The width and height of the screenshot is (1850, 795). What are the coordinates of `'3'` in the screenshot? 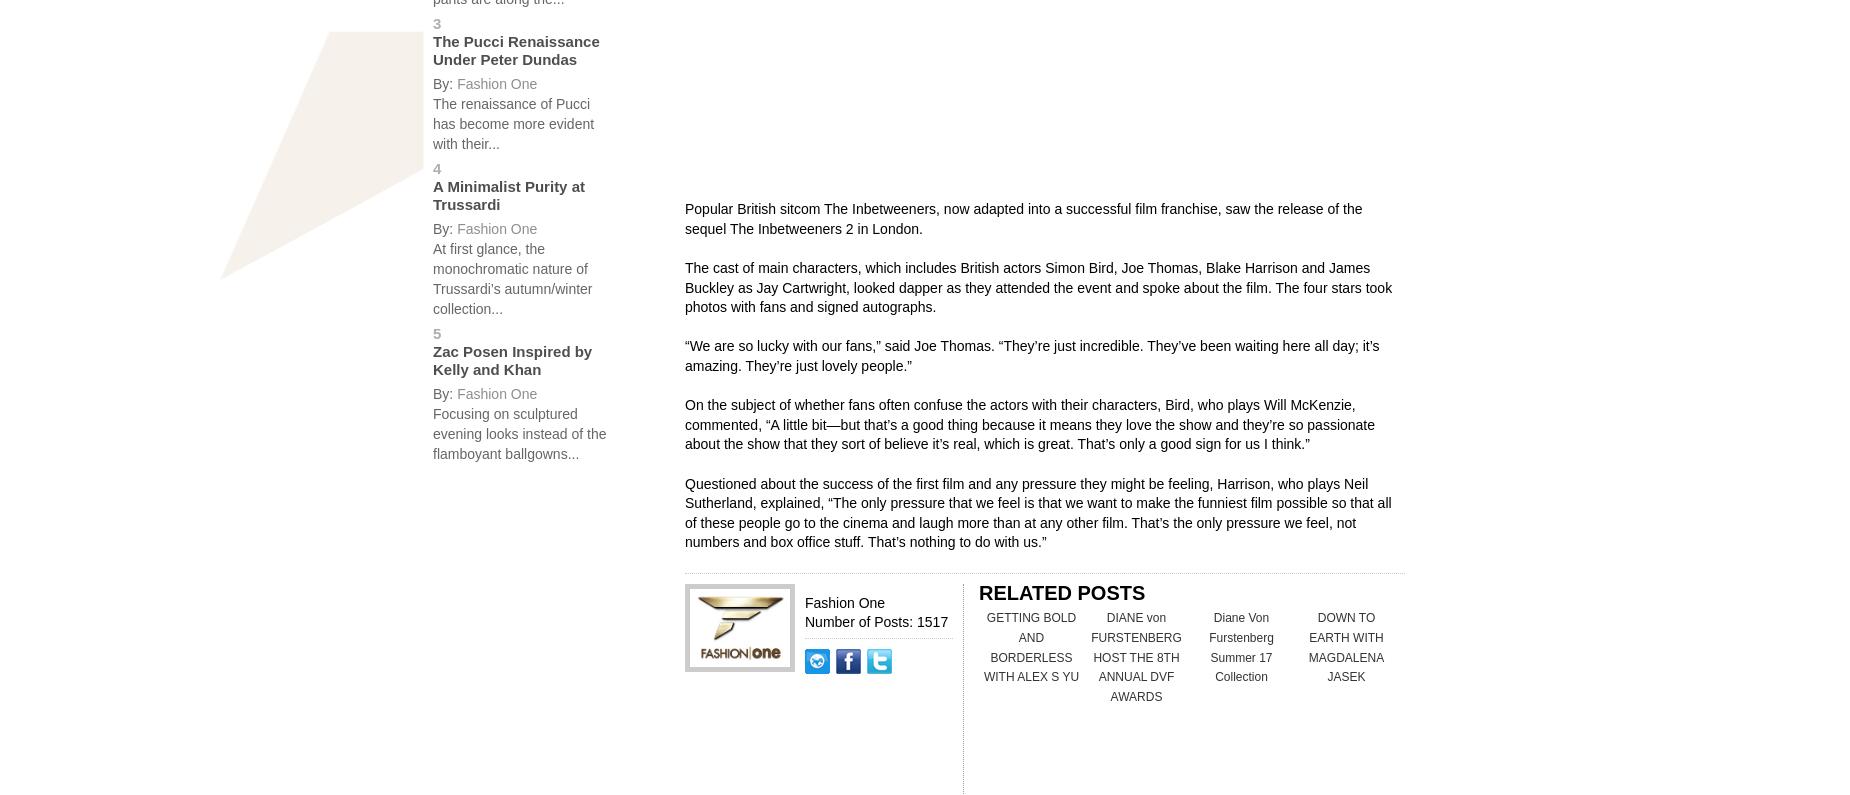 It's located at (432, 21).